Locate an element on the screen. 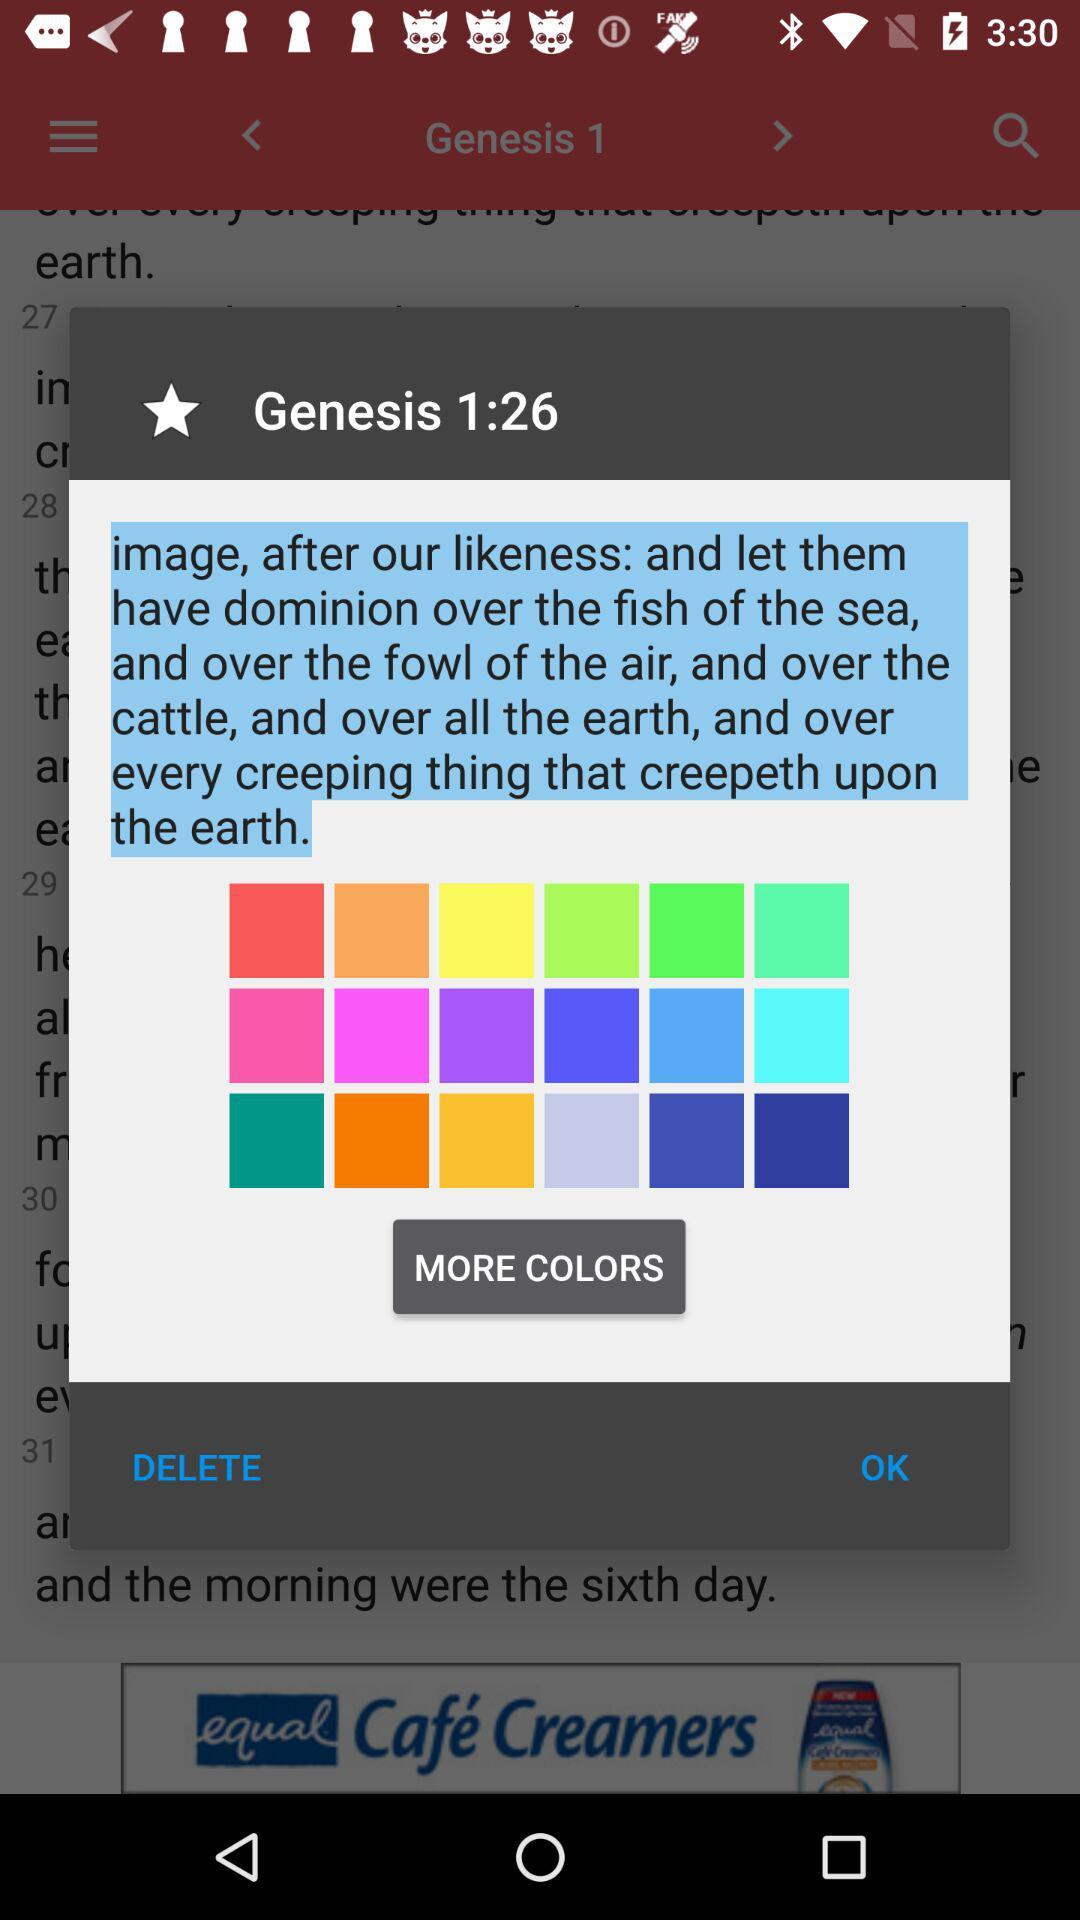  color purple is located at coordinates (590, 1035).